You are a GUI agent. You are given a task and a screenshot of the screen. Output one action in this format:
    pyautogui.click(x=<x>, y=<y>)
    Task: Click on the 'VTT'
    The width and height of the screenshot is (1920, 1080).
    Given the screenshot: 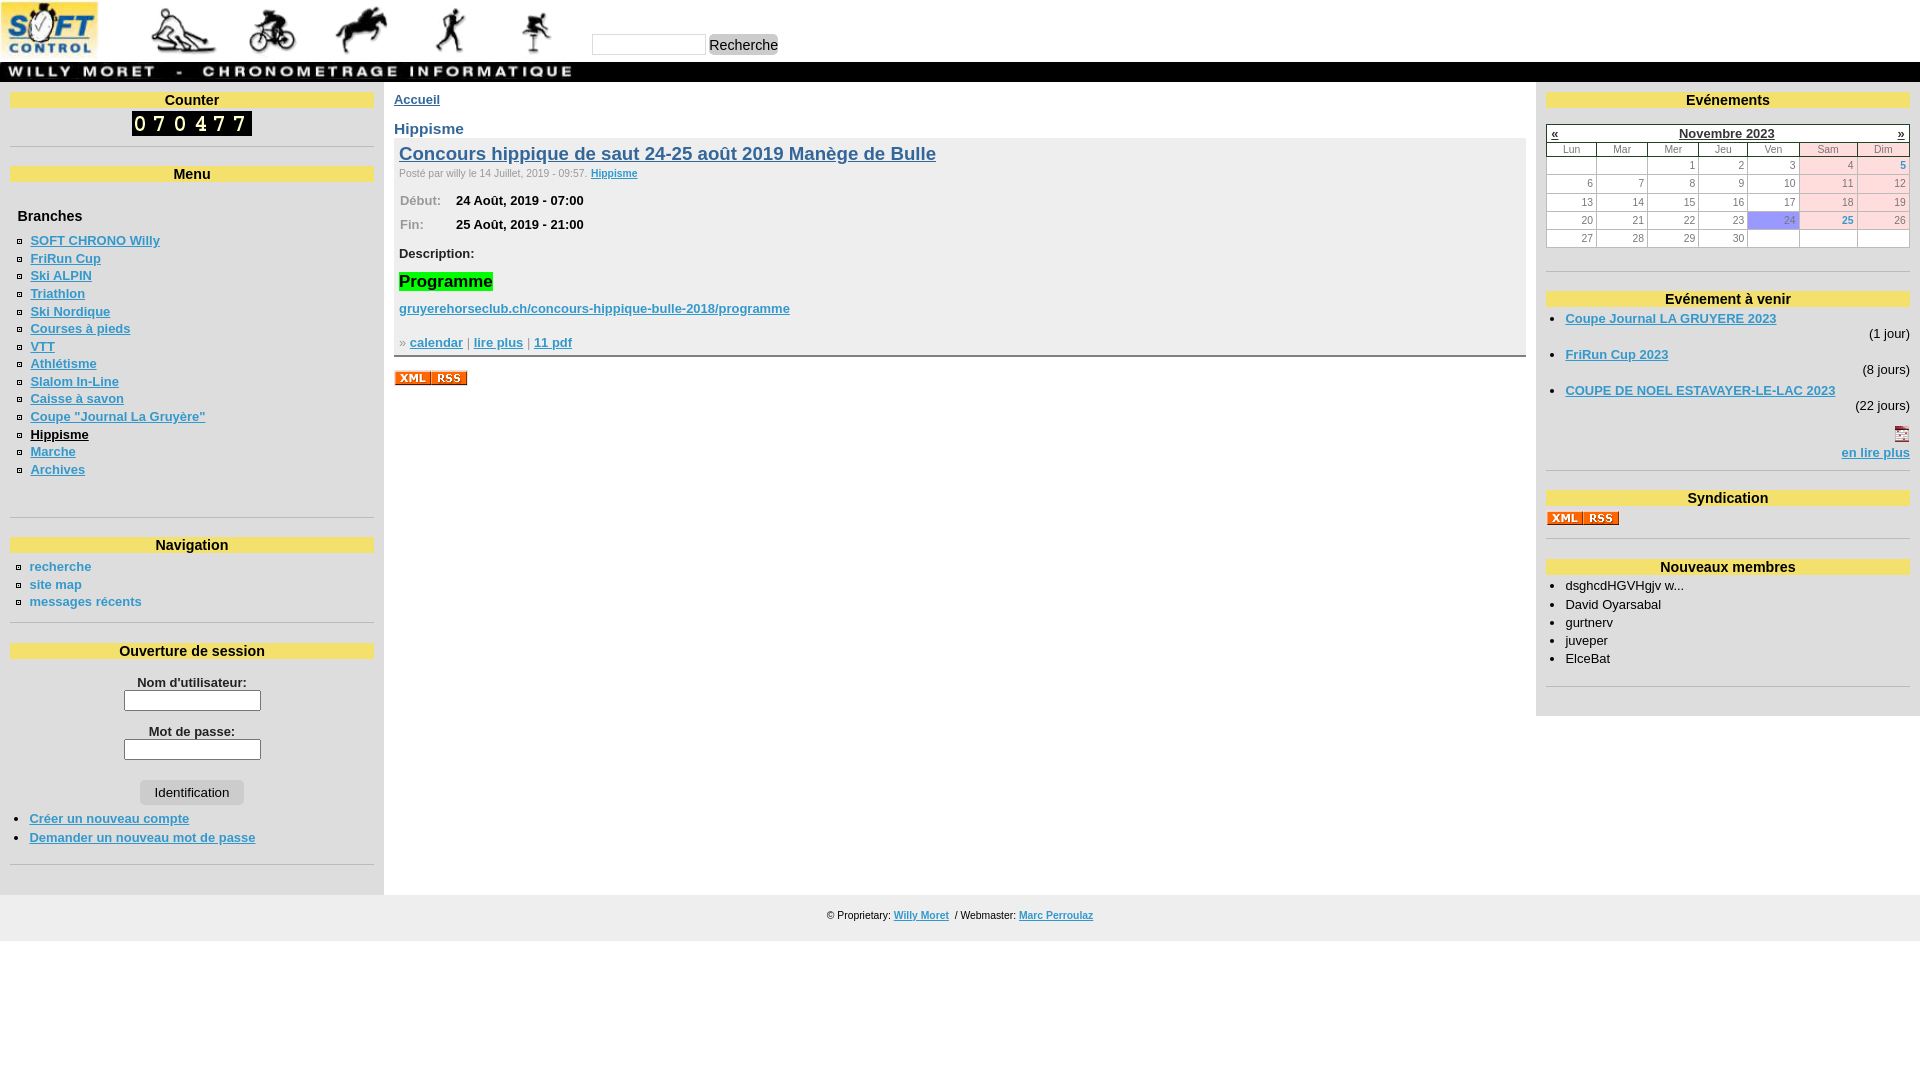 What is the action you would take?
    pyautogui.click(x=29, y=345)
    